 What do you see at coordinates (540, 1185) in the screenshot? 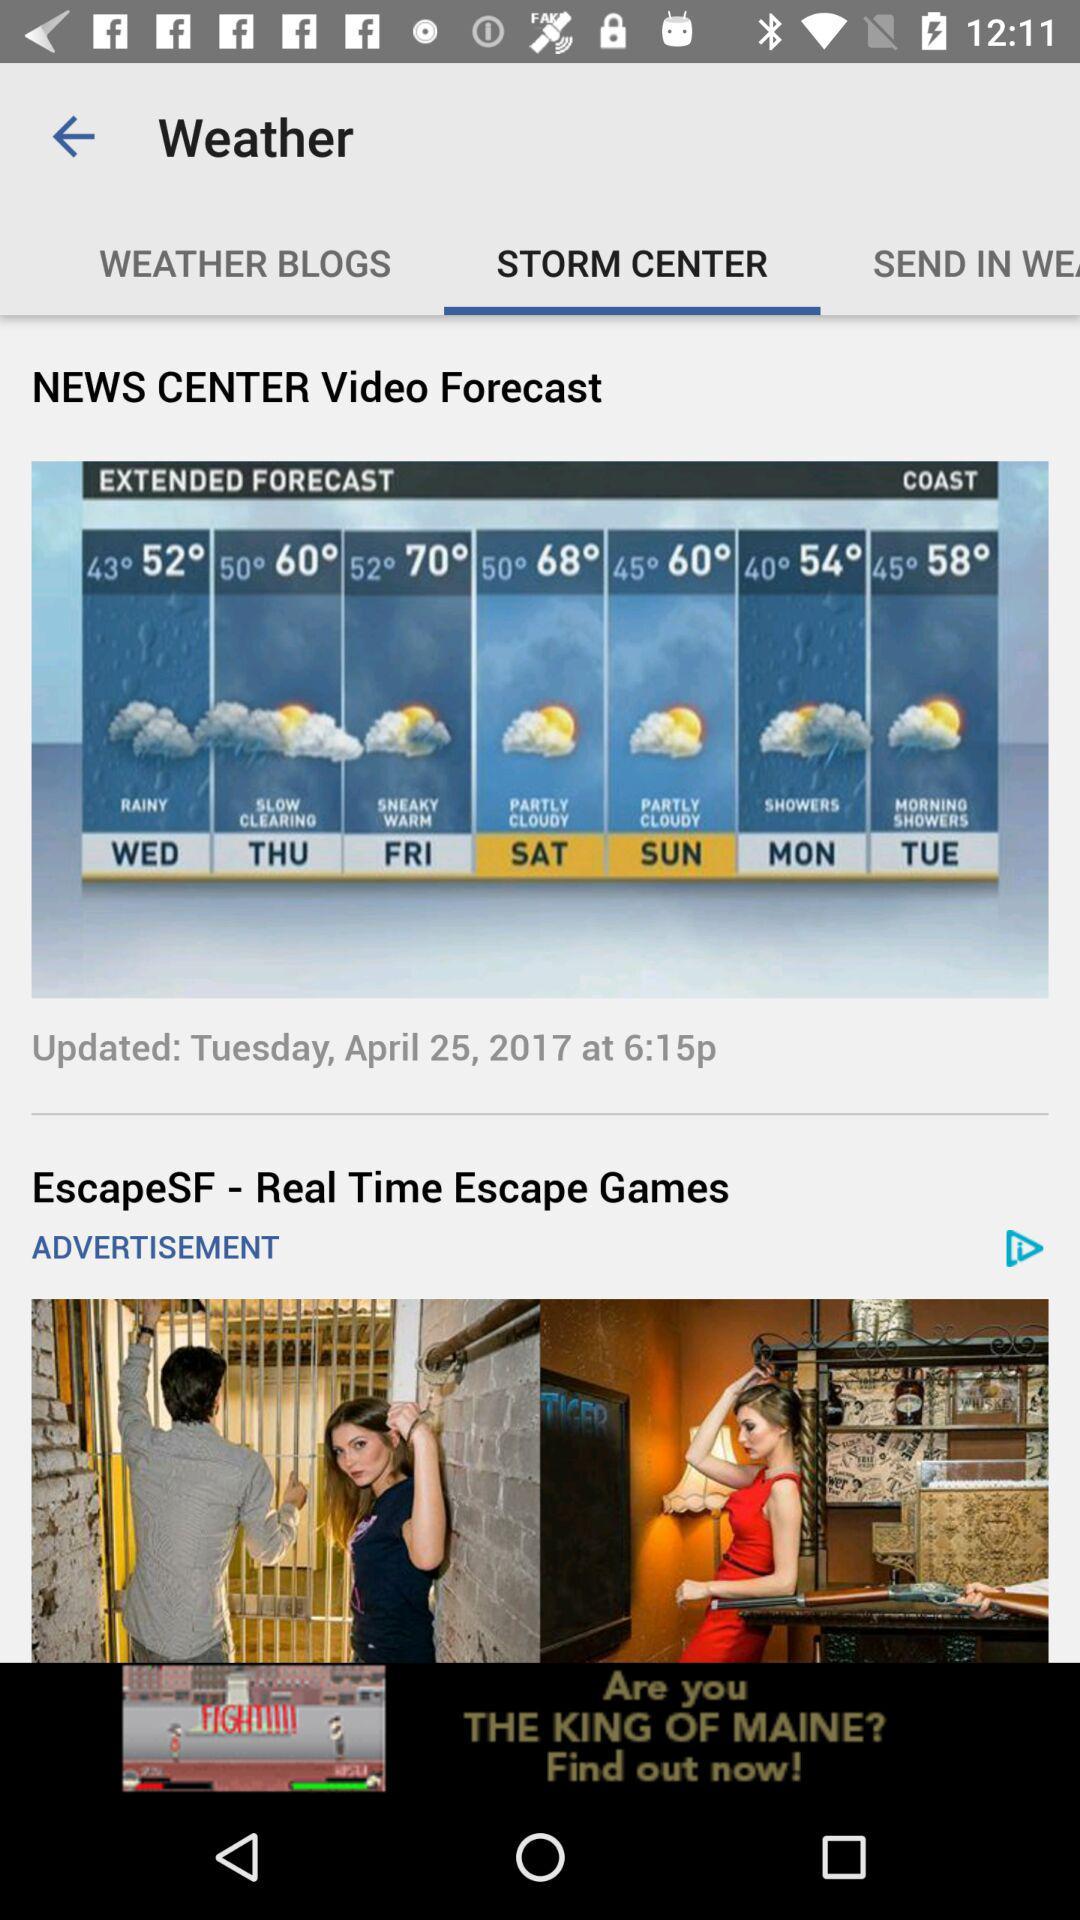
I see `the text above advertisement` at bounding box center [540, 1185].